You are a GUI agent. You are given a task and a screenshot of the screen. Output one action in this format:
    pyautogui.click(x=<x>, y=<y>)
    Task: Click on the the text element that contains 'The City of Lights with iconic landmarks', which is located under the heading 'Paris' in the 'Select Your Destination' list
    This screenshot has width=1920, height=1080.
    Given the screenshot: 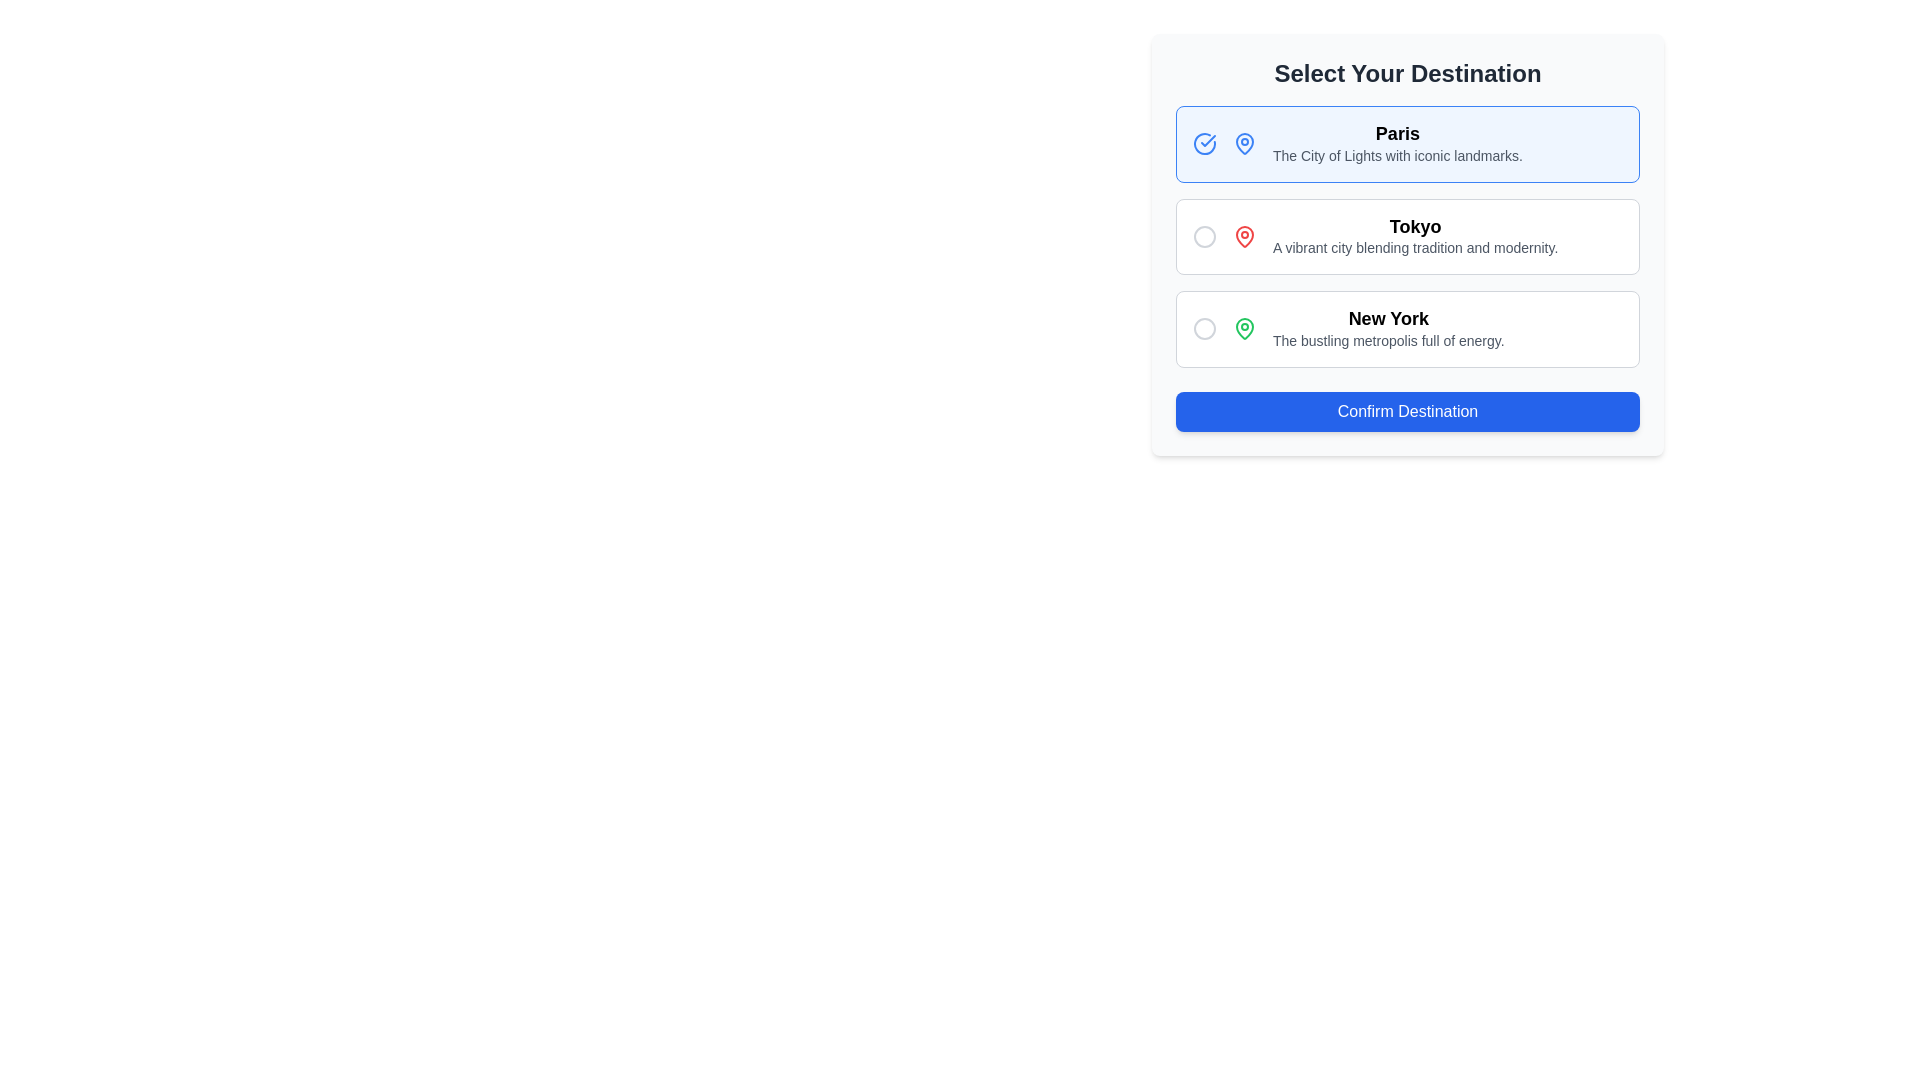 What is the action you would take?
    pyautogui.click(x=1396, y=154)
    